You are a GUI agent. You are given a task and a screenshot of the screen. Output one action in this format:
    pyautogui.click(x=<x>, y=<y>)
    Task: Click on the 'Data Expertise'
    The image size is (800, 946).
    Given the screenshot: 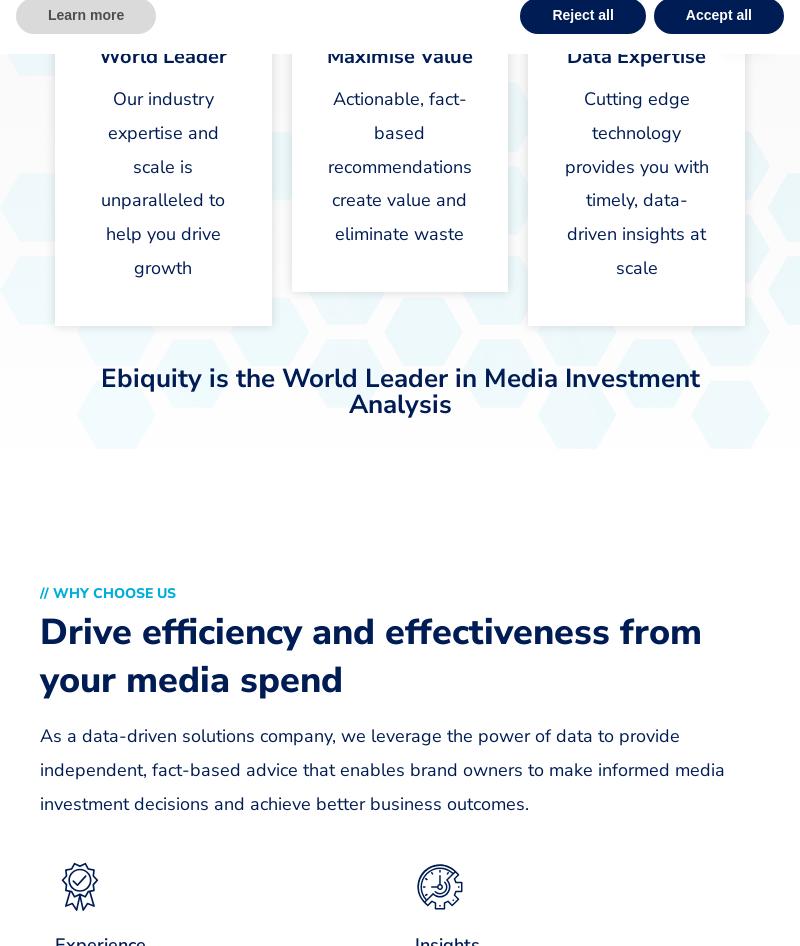 What is the action you would take?
    pyautogui.click(x=635, y=56)
    